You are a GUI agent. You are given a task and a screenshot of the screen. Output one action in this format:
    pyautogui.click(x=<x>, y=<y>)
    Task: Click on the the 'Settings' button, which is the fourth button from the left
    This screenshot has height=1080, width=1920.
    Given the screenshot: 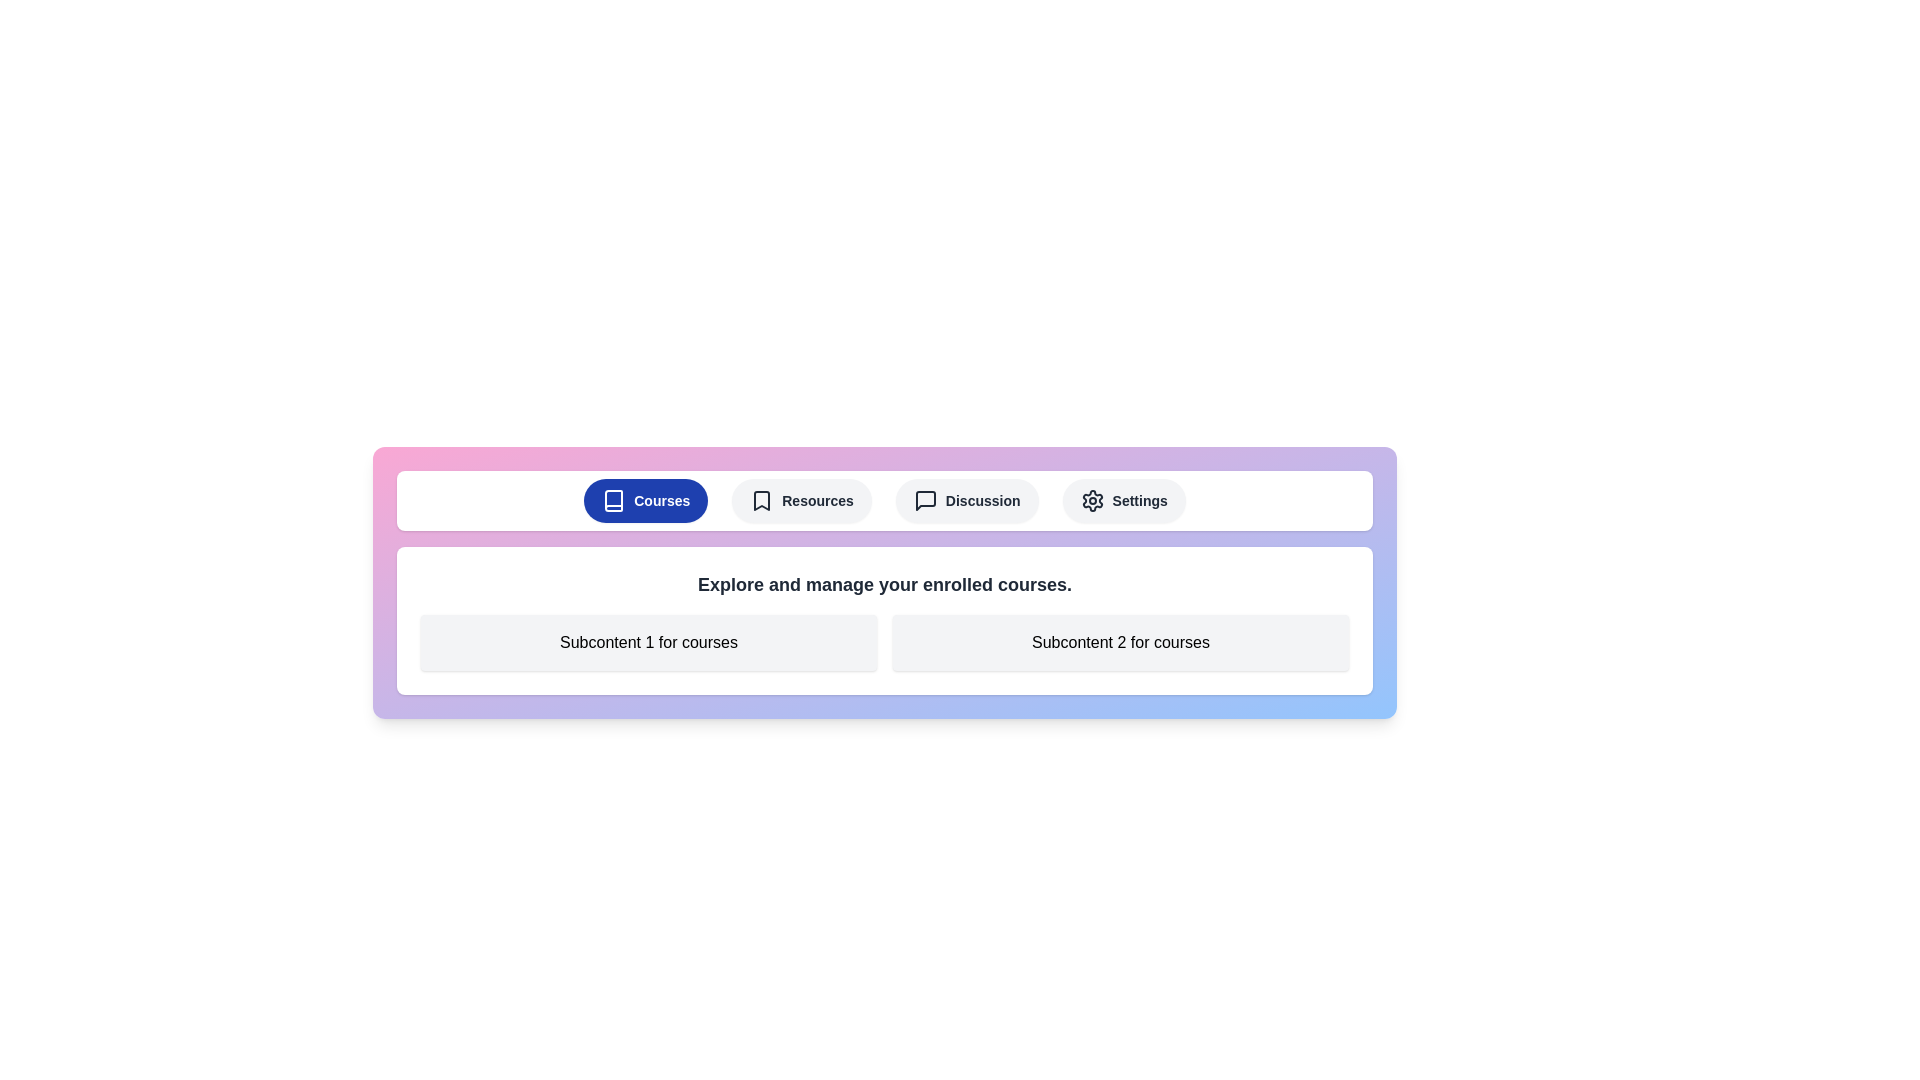 What is the action you would take?
    pyautogui.click(x=1123, y=500)
    